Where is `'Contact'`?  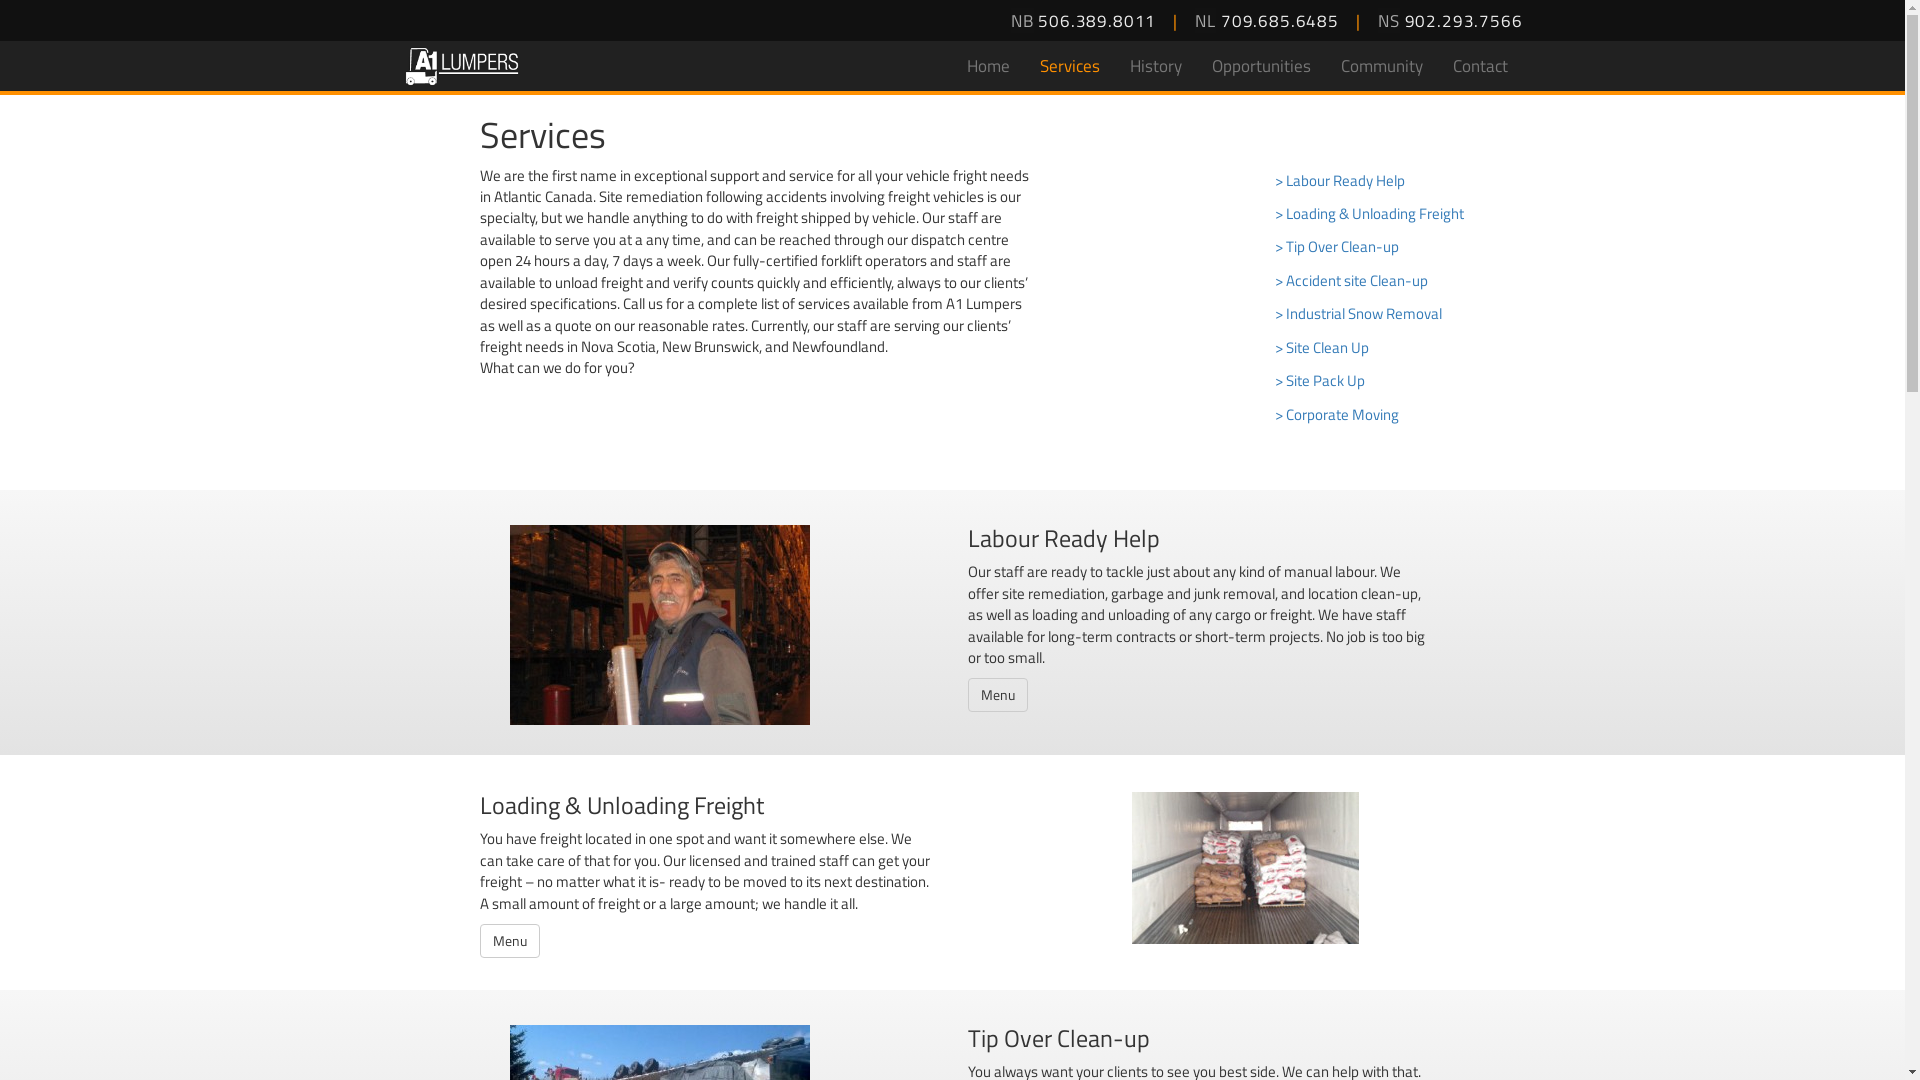
'Contact' is located at coordinates (1480, 64).